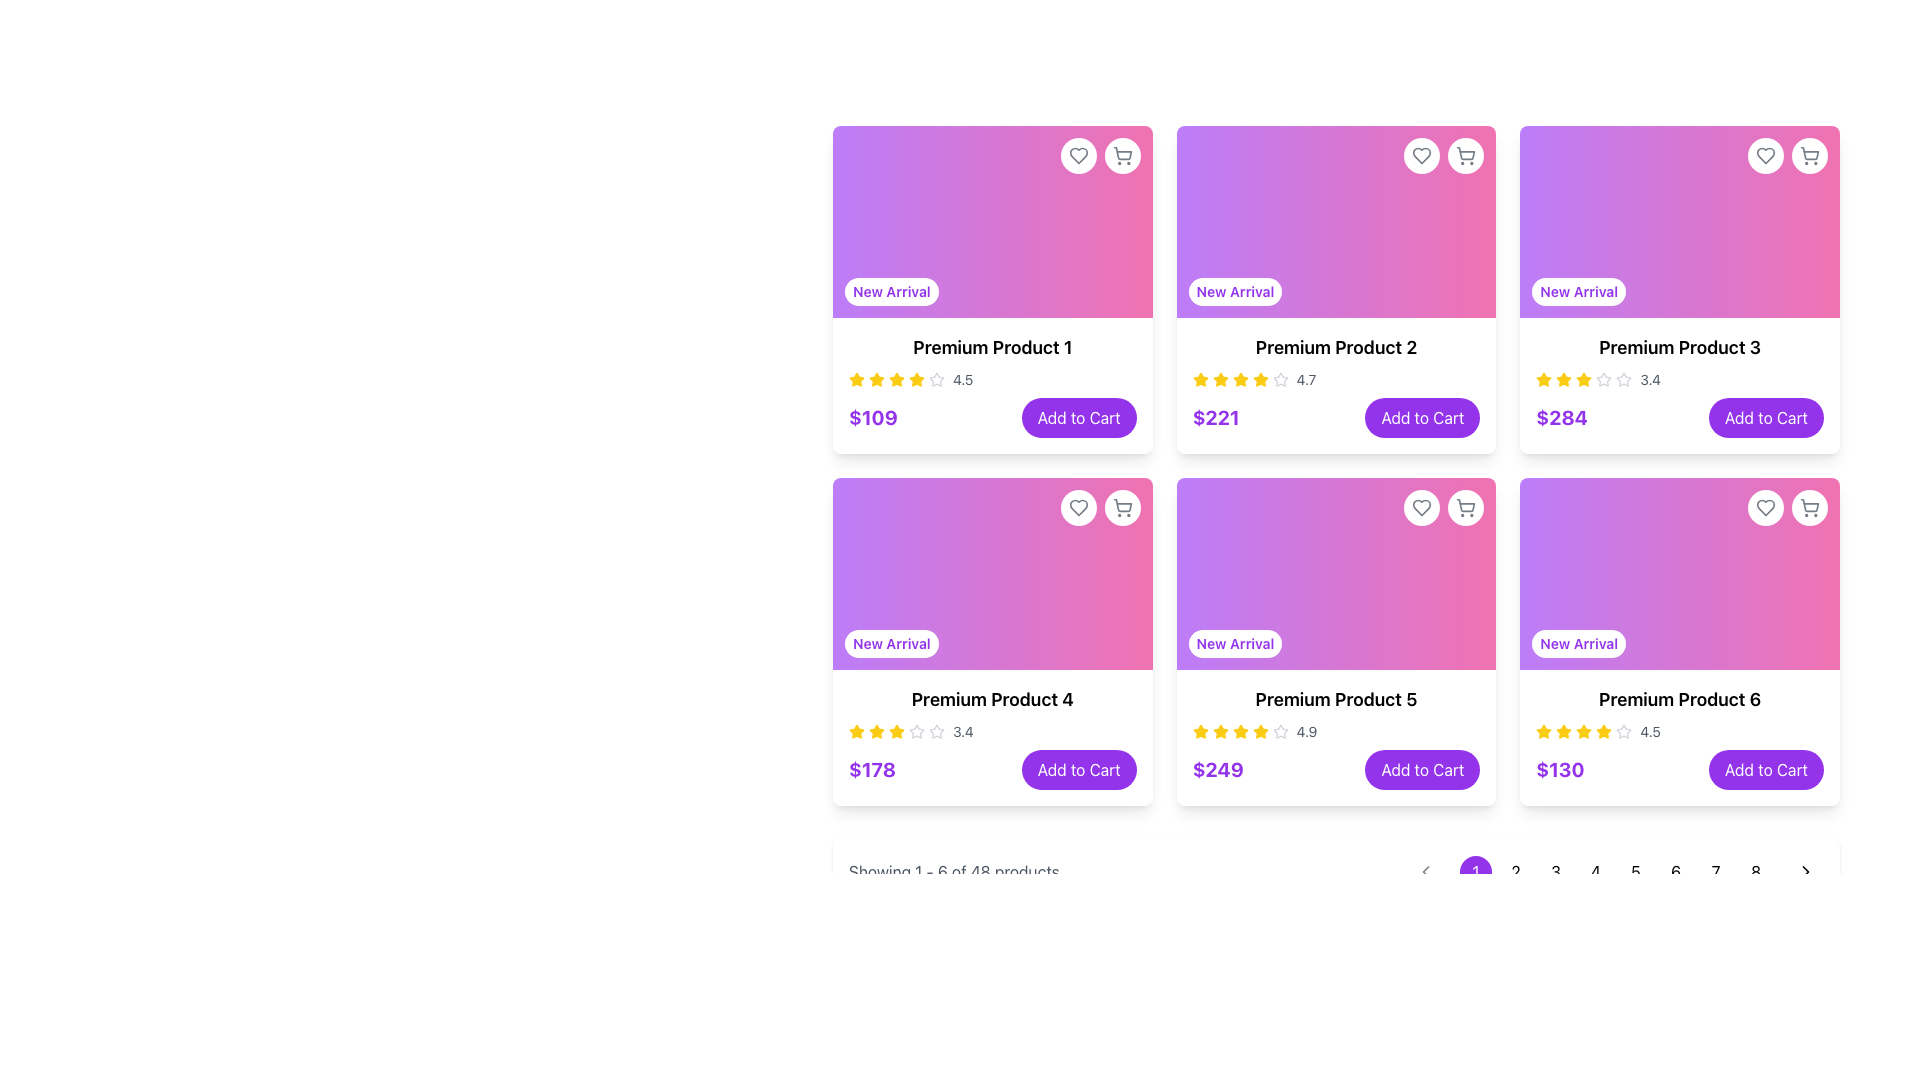 The image size is (1920, 1080). What do you see at coordinates (1559, 769) in the screenshot?
I see `displayed price text '$130' which is bold and purple, located in the bottom-right corner of the 'Premium Product 6' card, above the 'Add to Cart' button` at bounding box center [1559, 769].